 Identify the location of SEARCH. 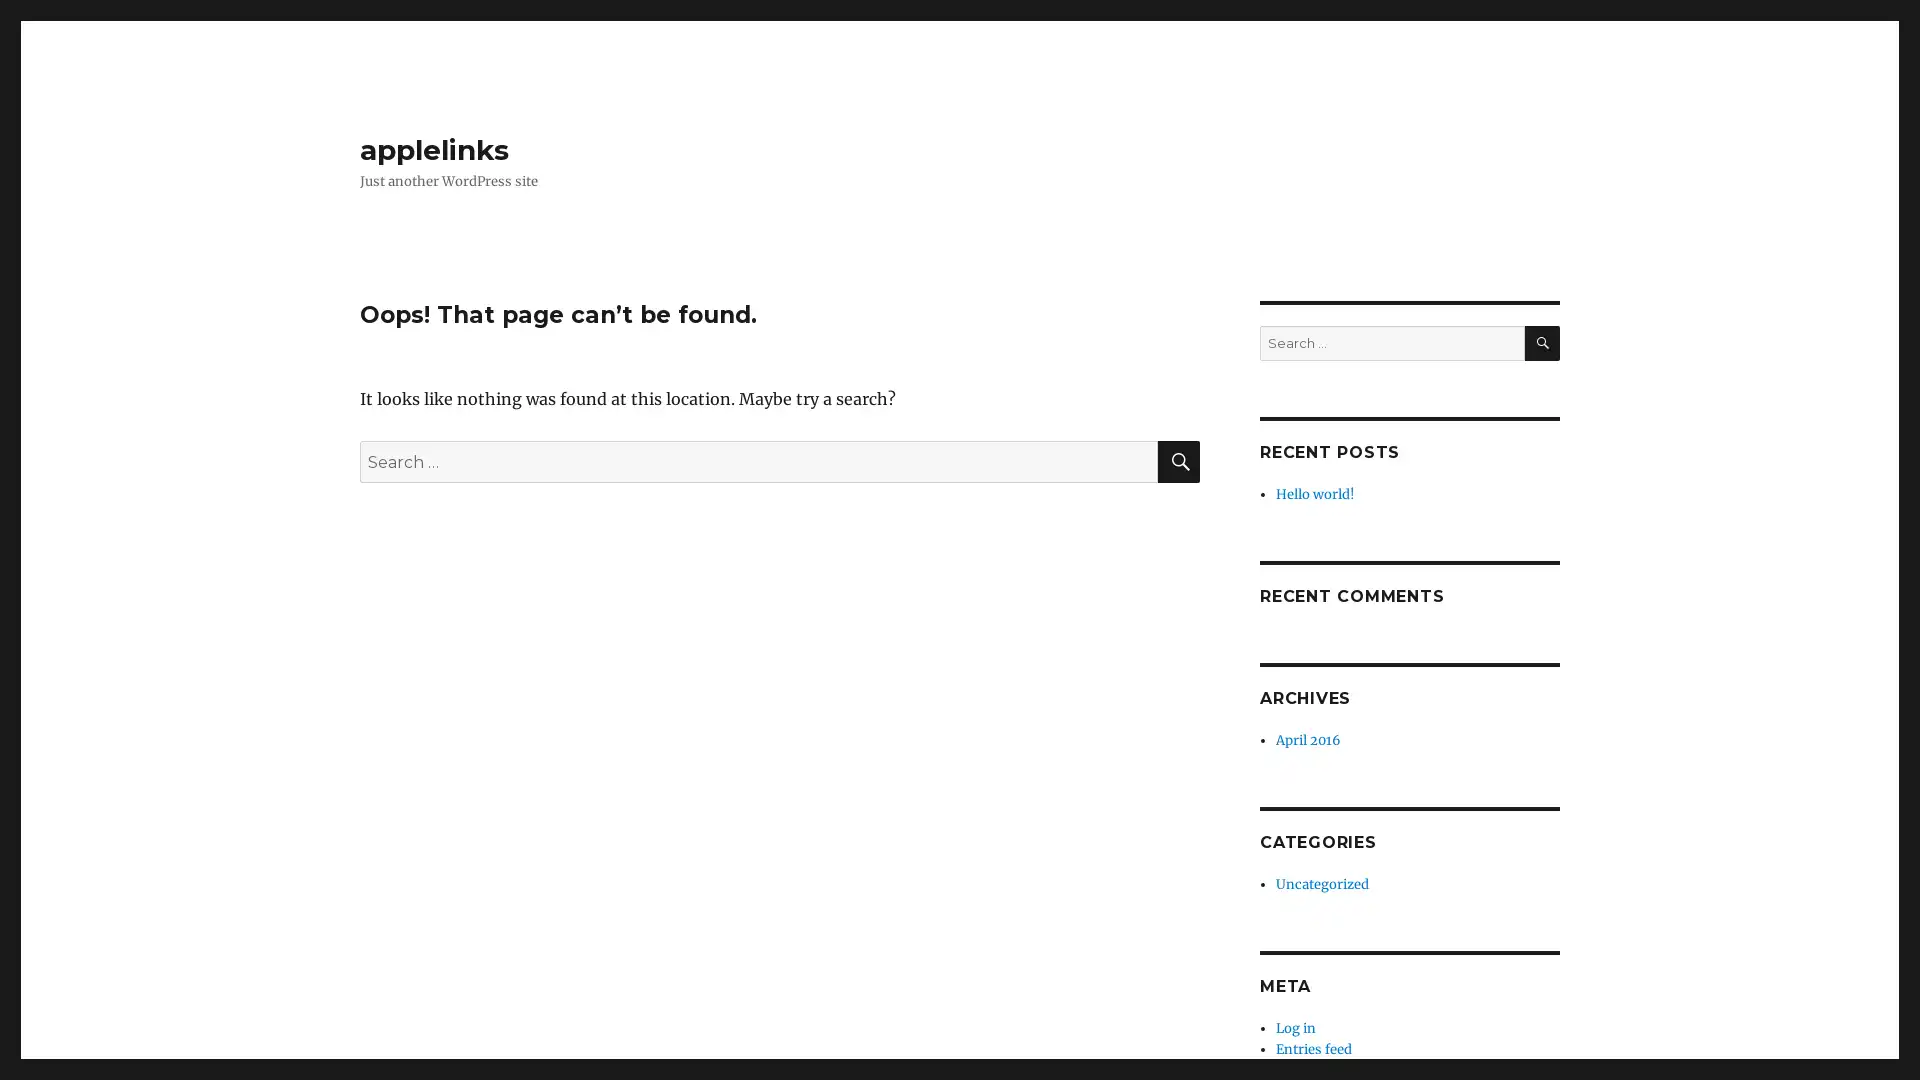
(1179, 462).